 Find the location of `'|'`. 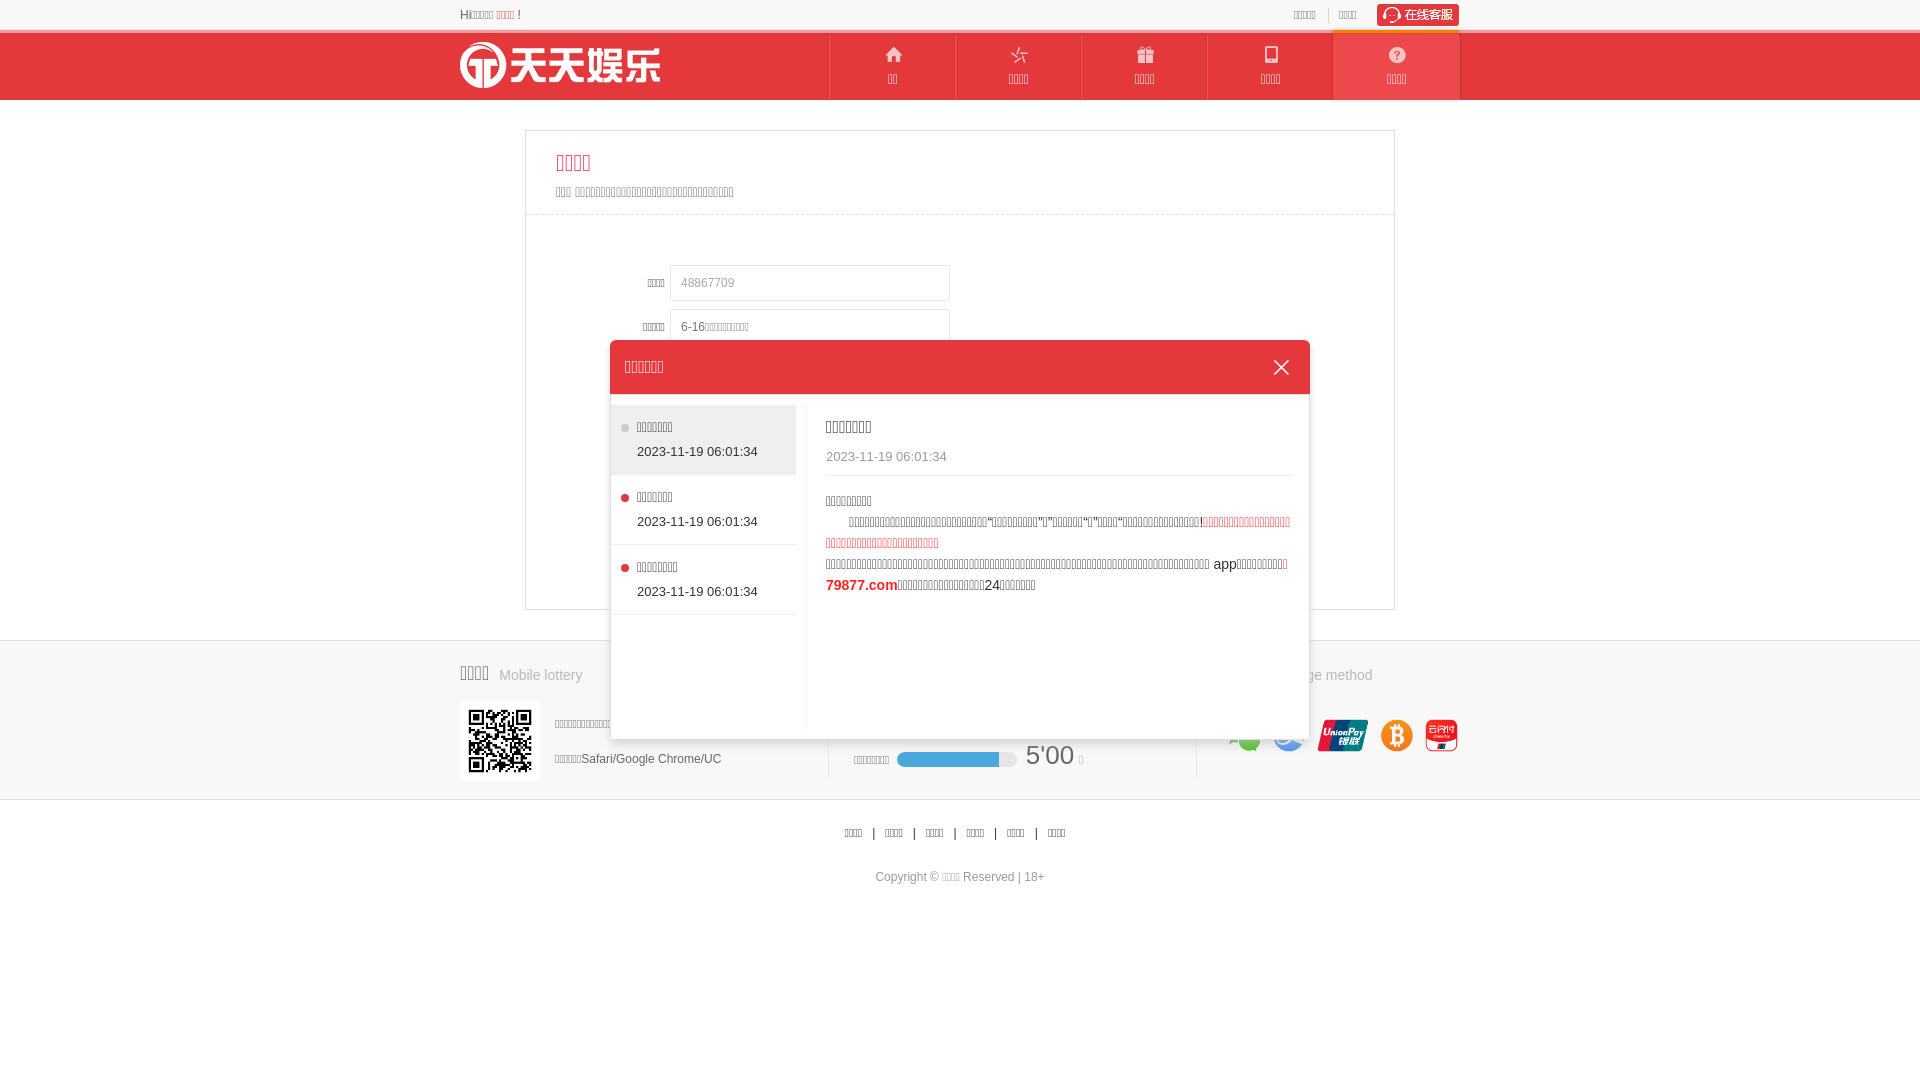

'|' is located at coordinates (953, 833).